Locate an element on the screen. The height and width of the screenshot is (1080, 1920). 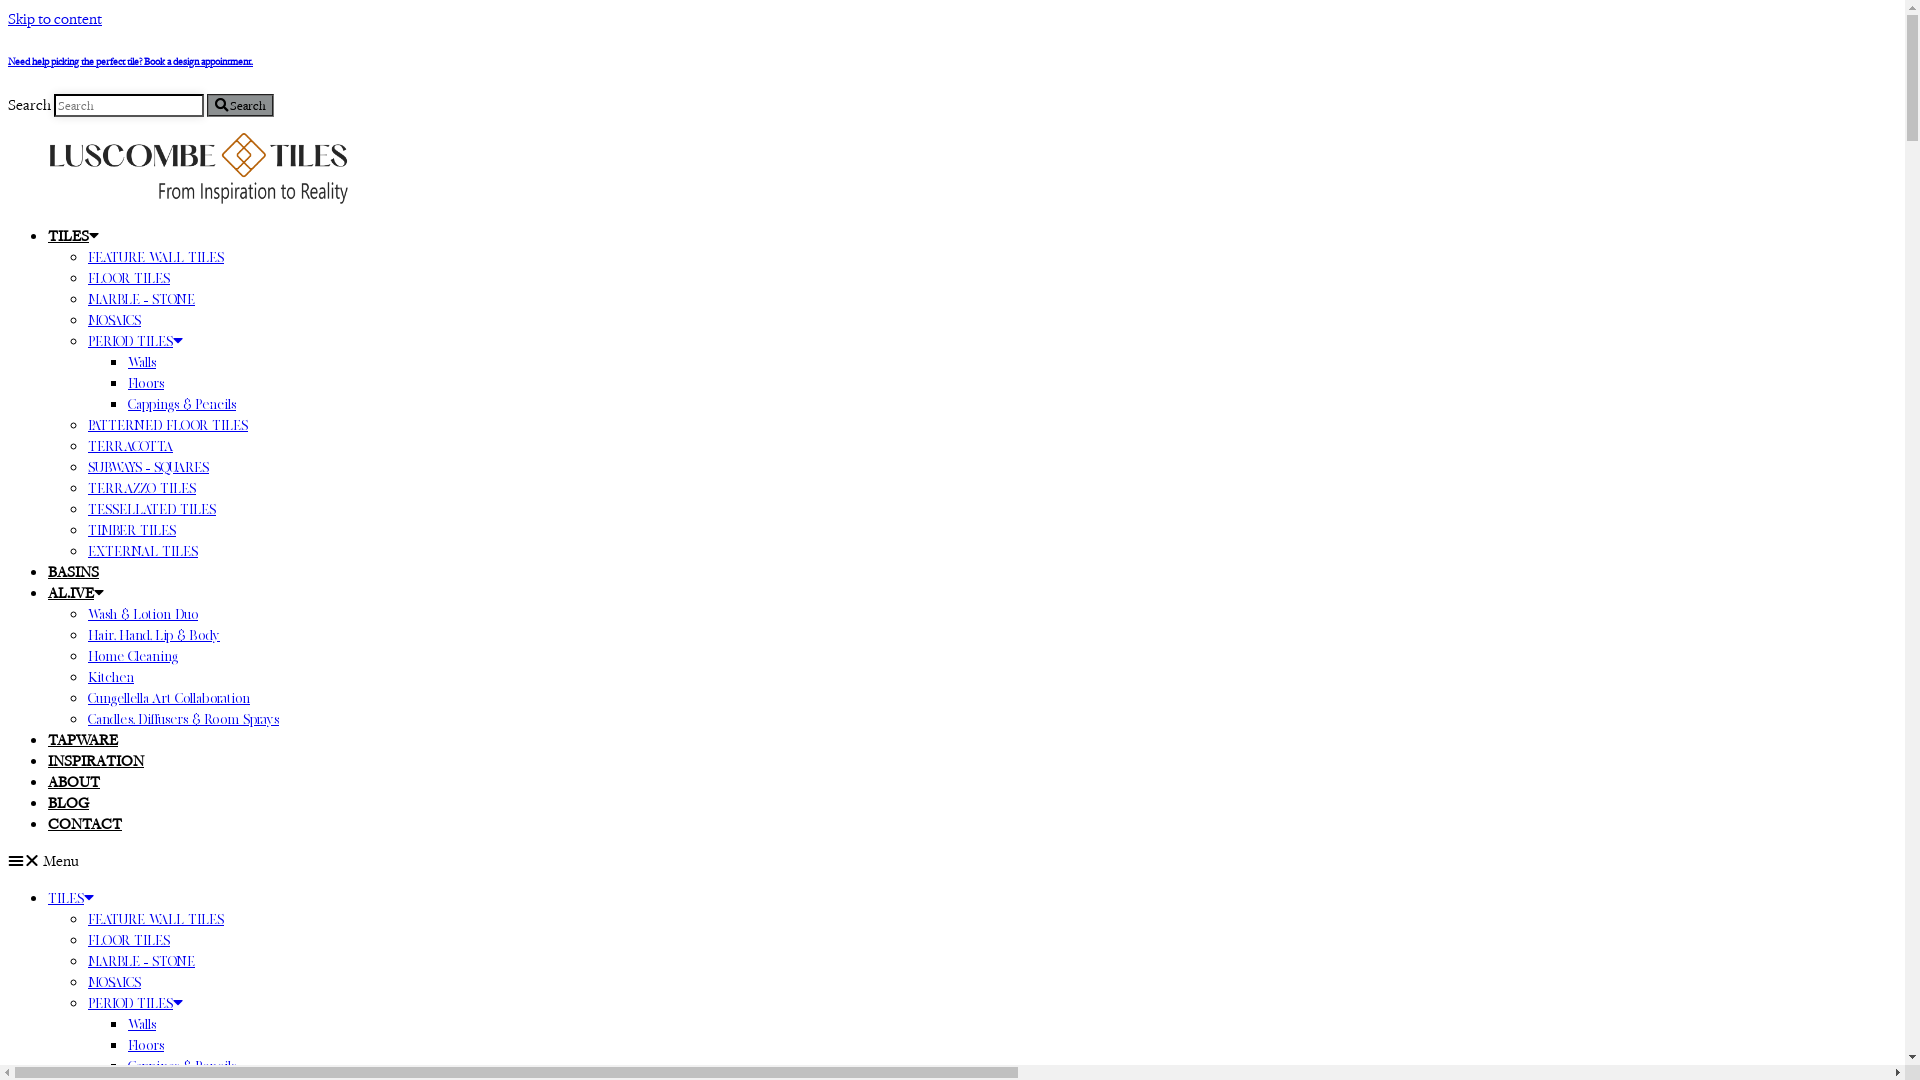
'MOSAICS' is located at coordinates (113, 981).